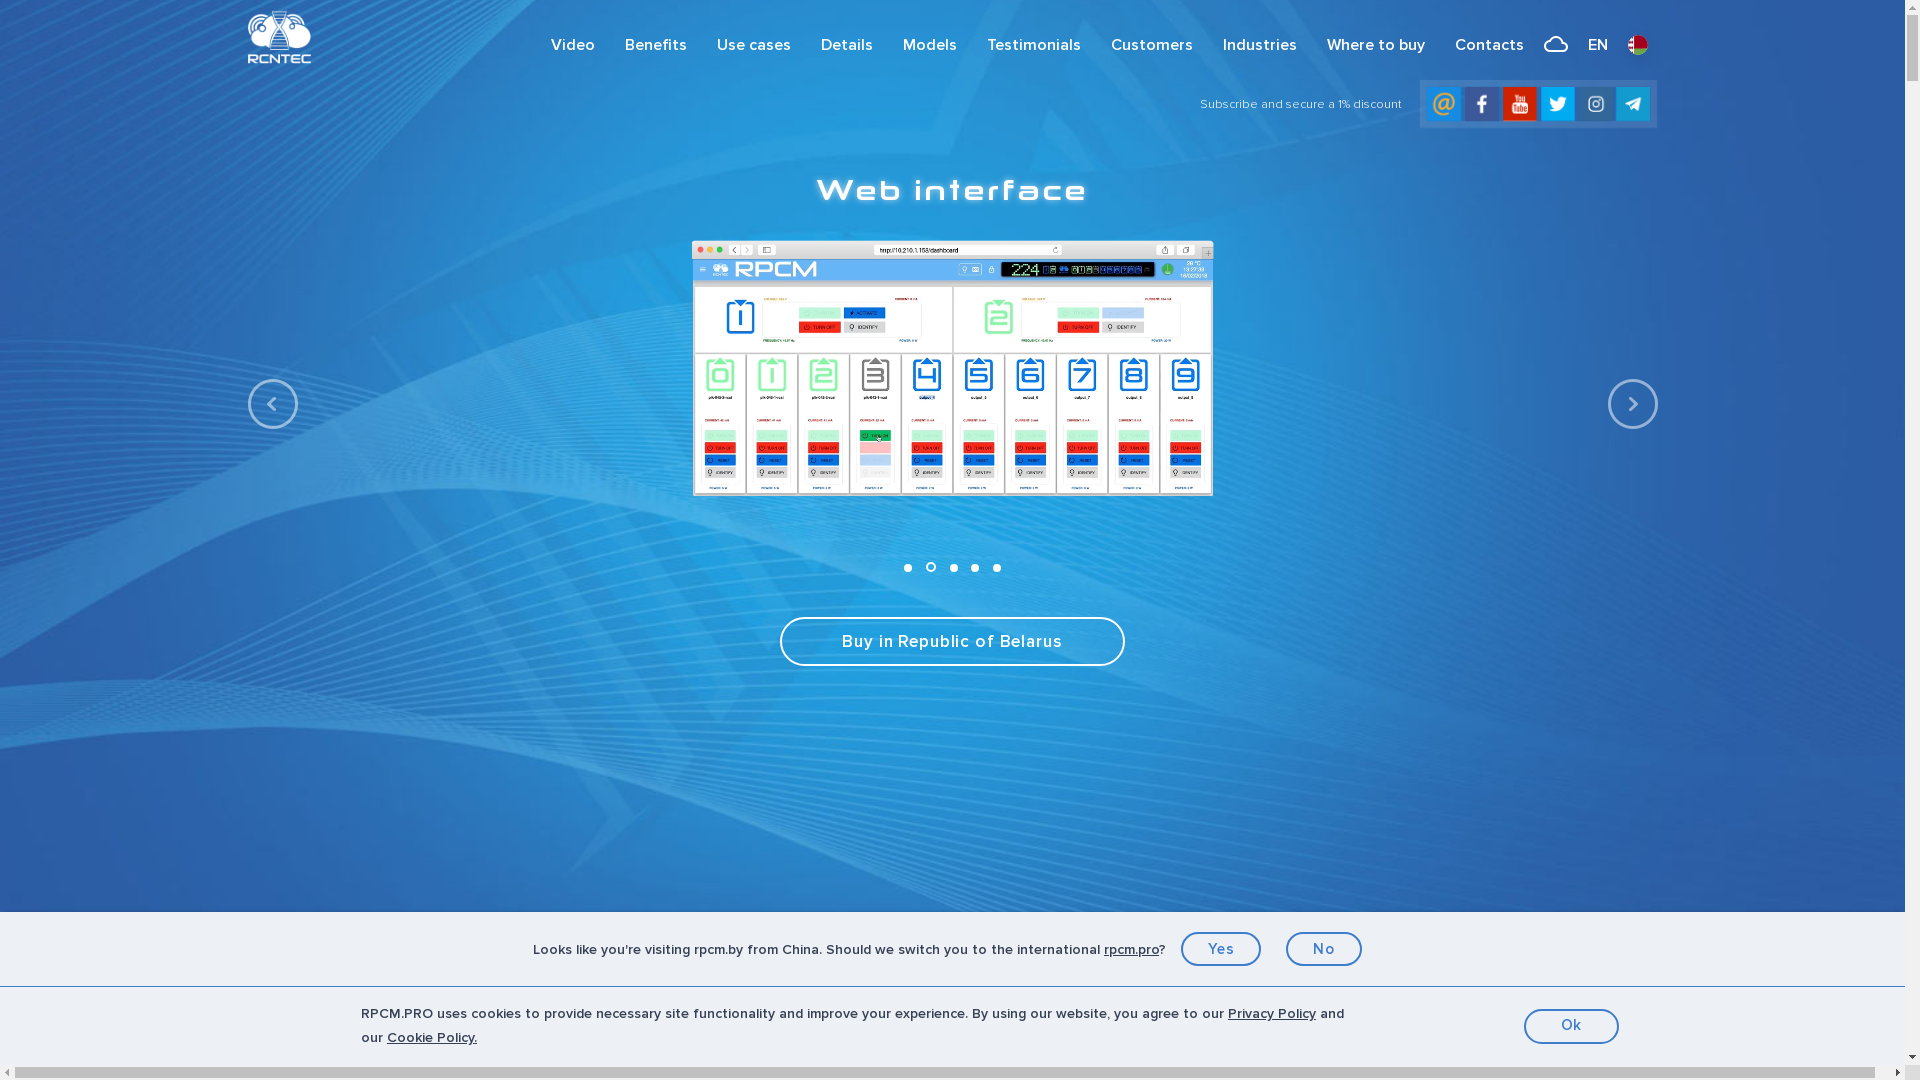  Describe the element at coordinates (1311, 45) in the screenshot. I see `'Where to buy'` at that location.